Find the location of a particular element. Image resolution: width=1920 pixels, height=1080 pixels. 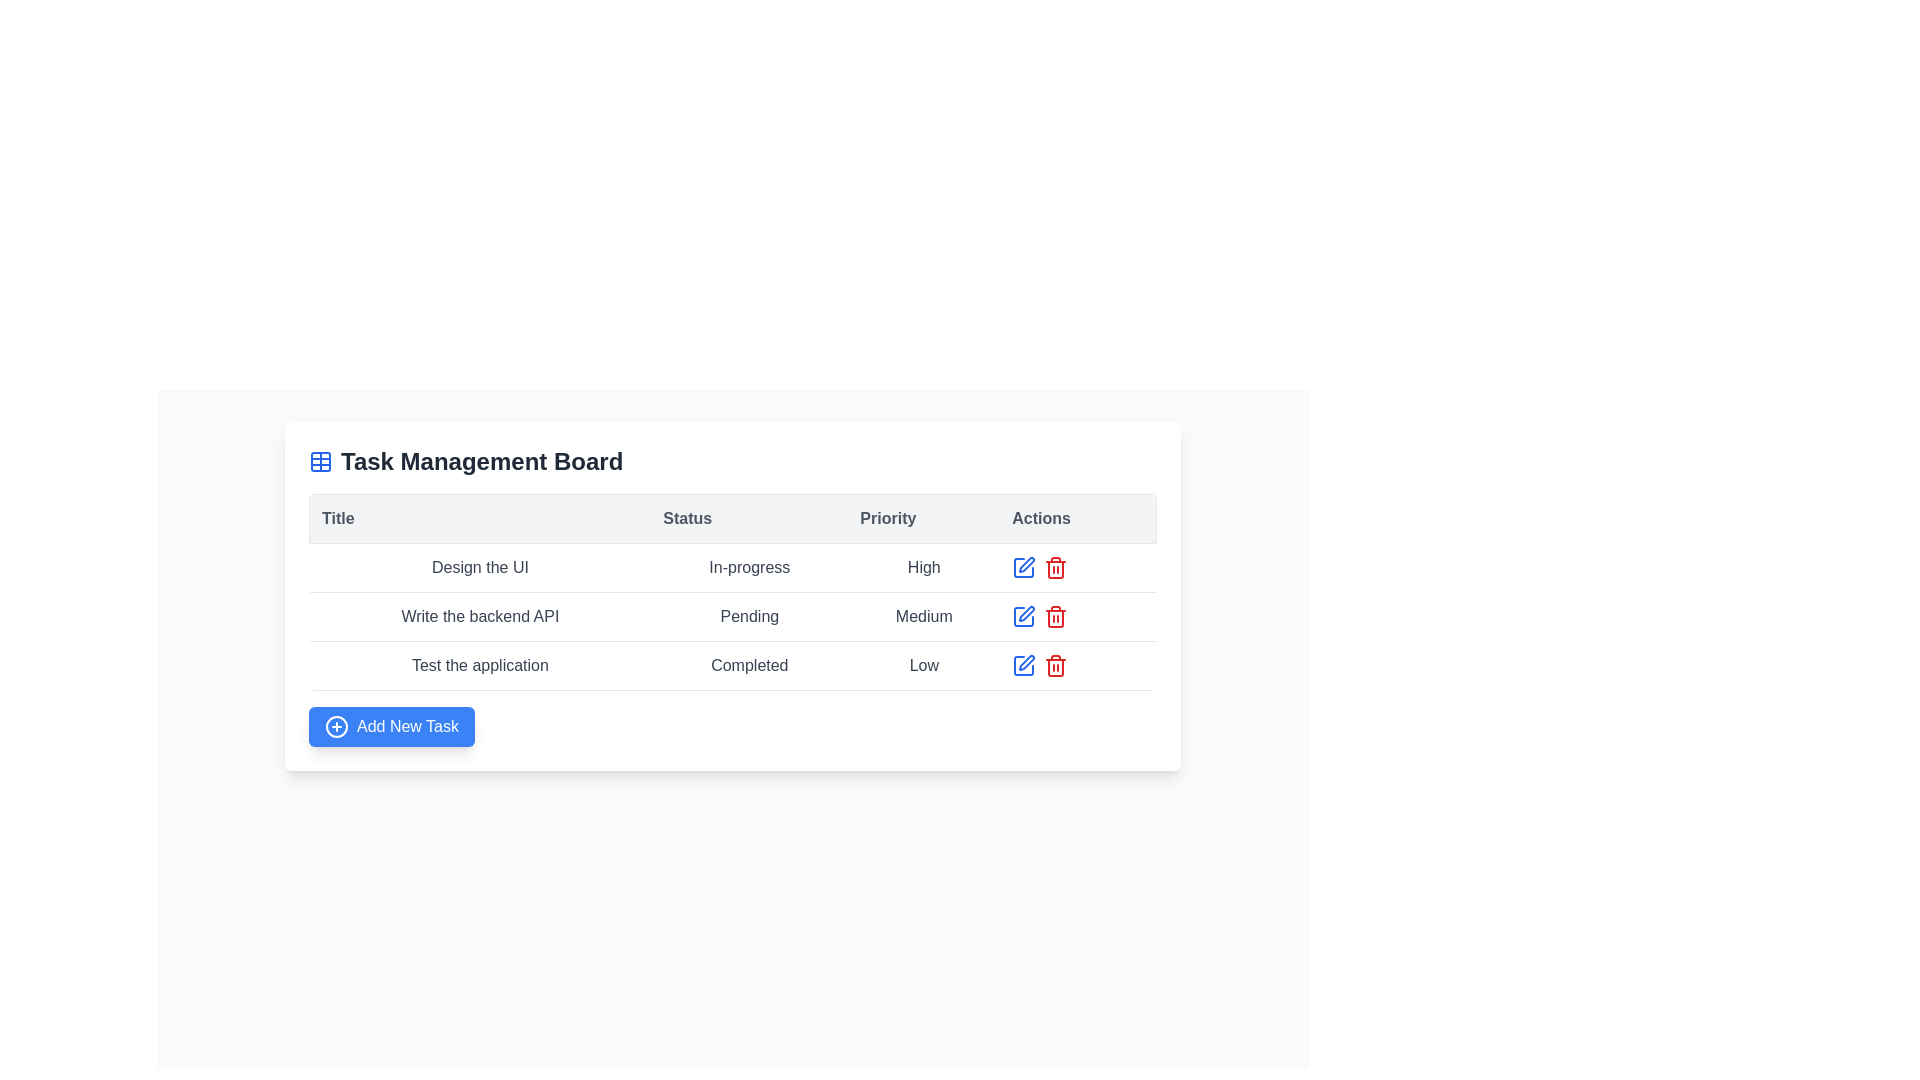

the static text label indicating task completion located in the third row of the table under the 'Status' column, positioned between 'Test the application' and 'Low' is located at coordinates (748, 666).